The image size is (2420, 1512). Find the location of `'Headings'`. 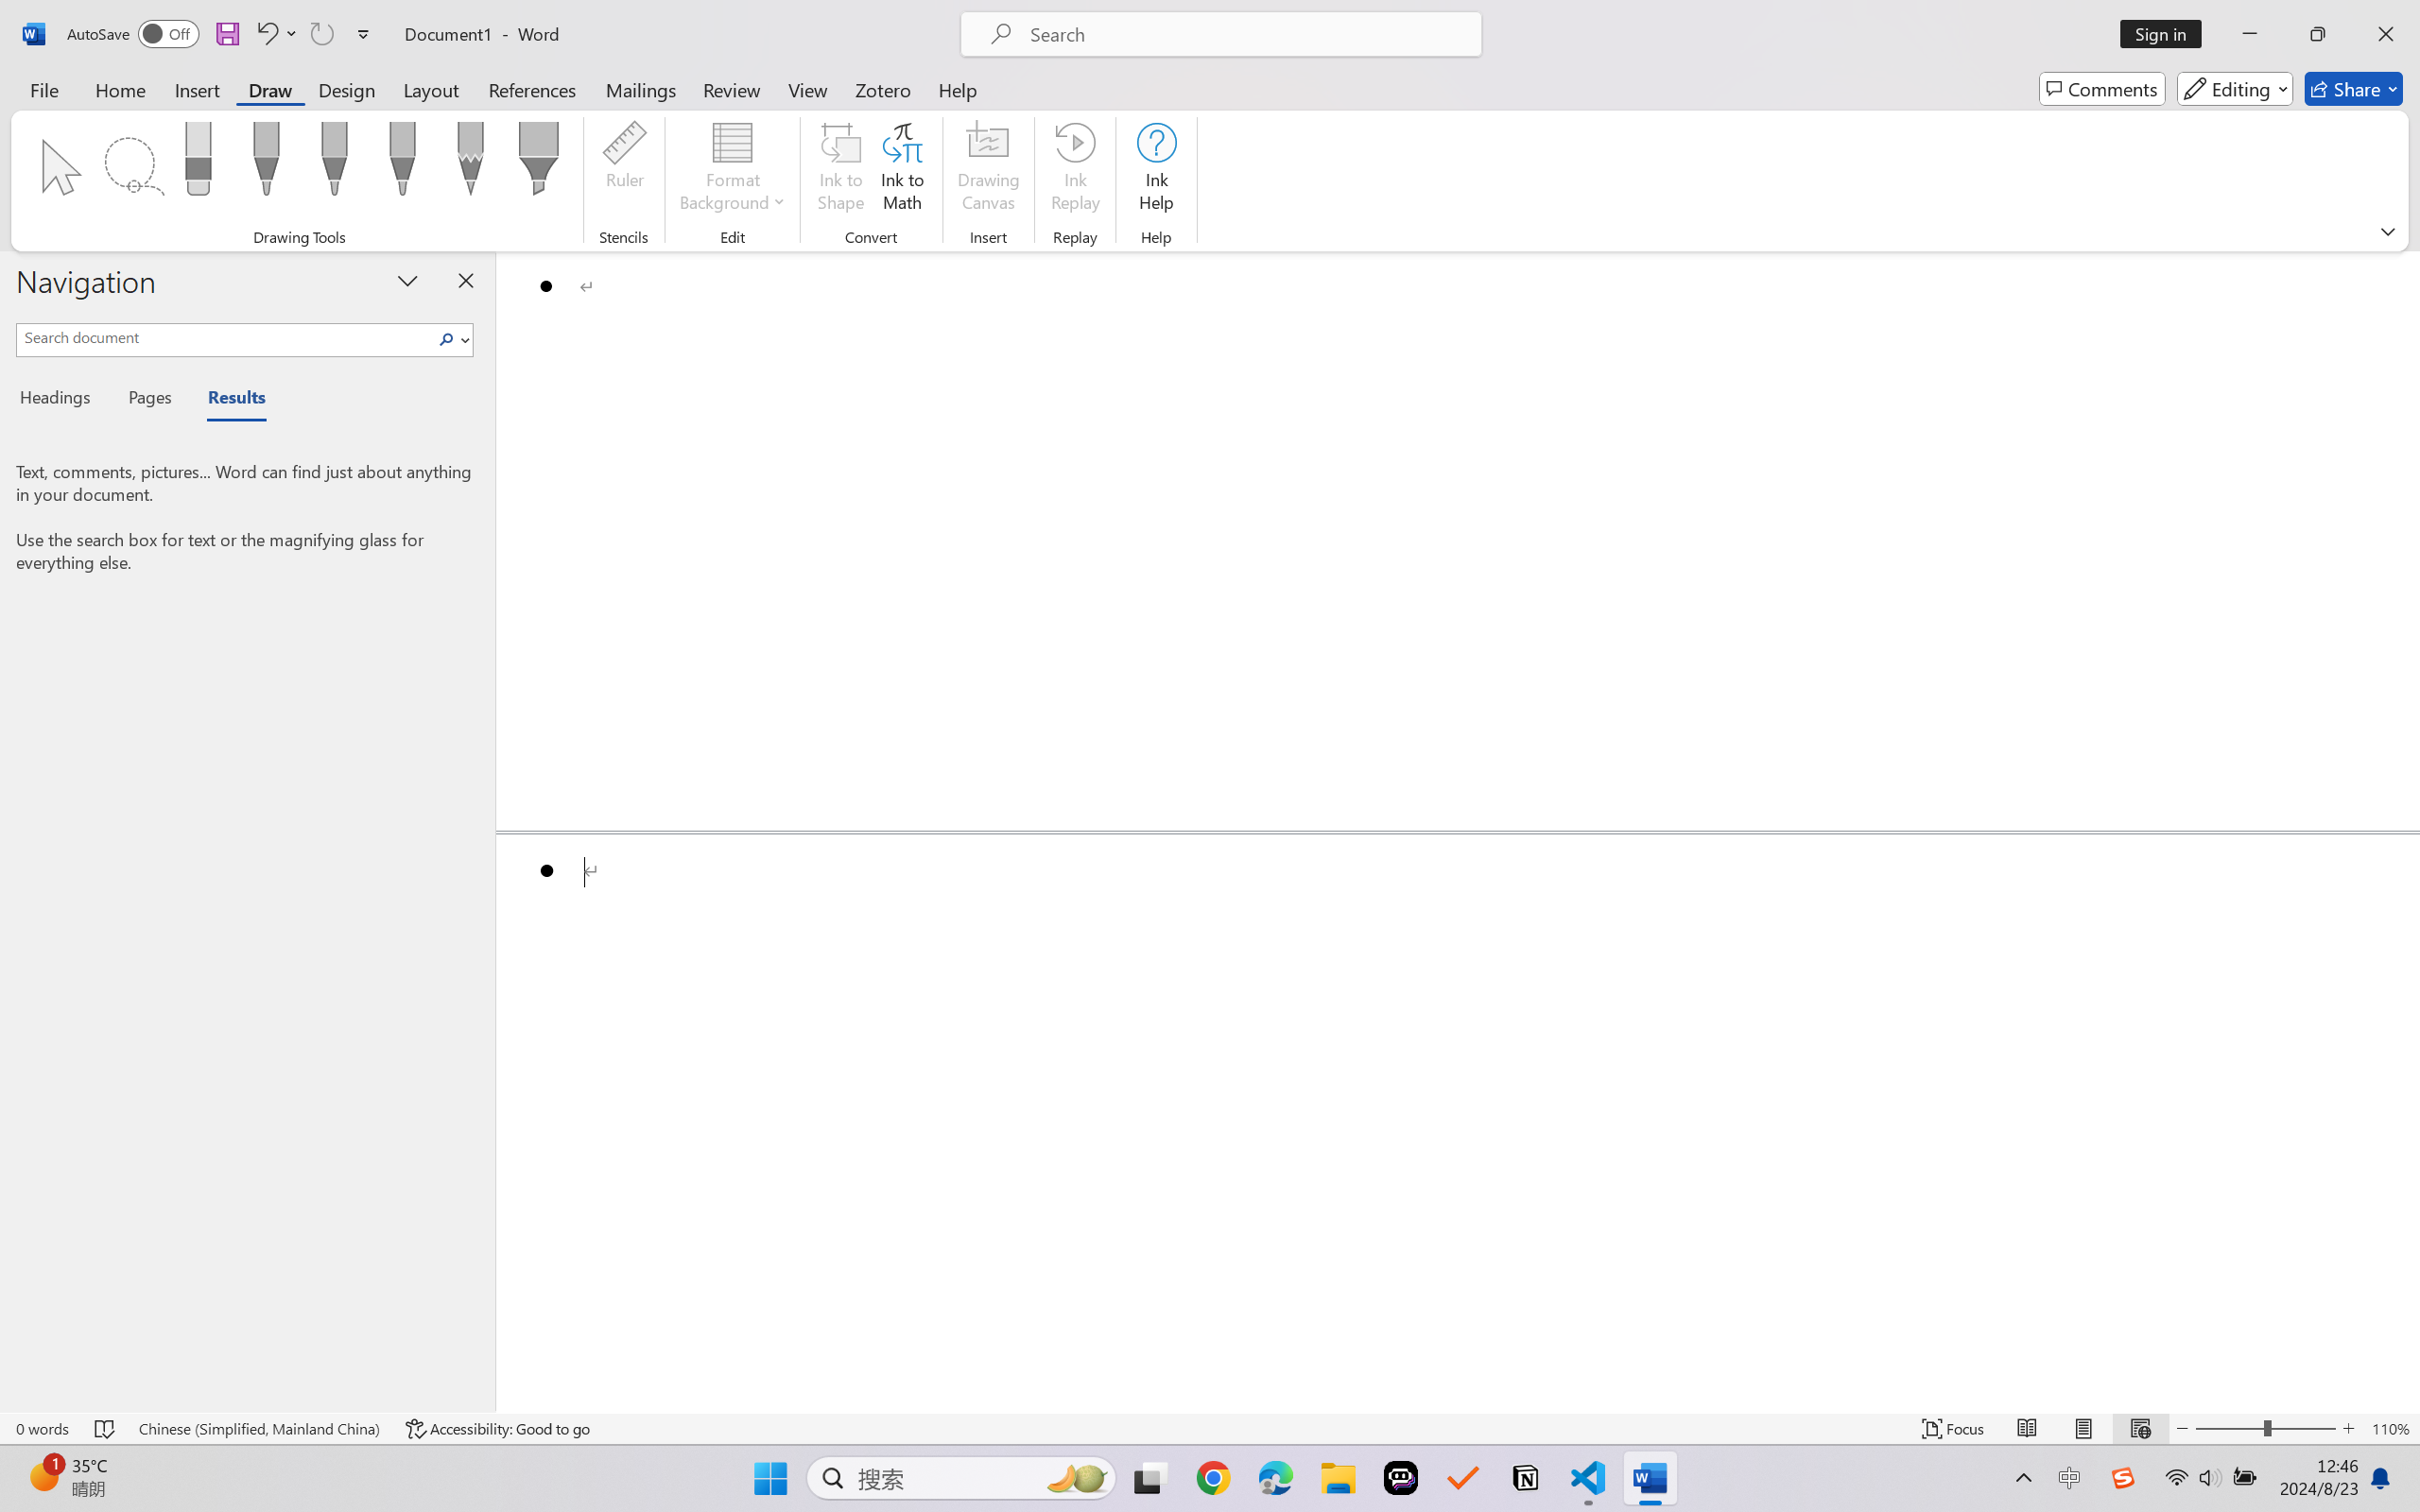

'Headings' is located at coordinates (61, 401).